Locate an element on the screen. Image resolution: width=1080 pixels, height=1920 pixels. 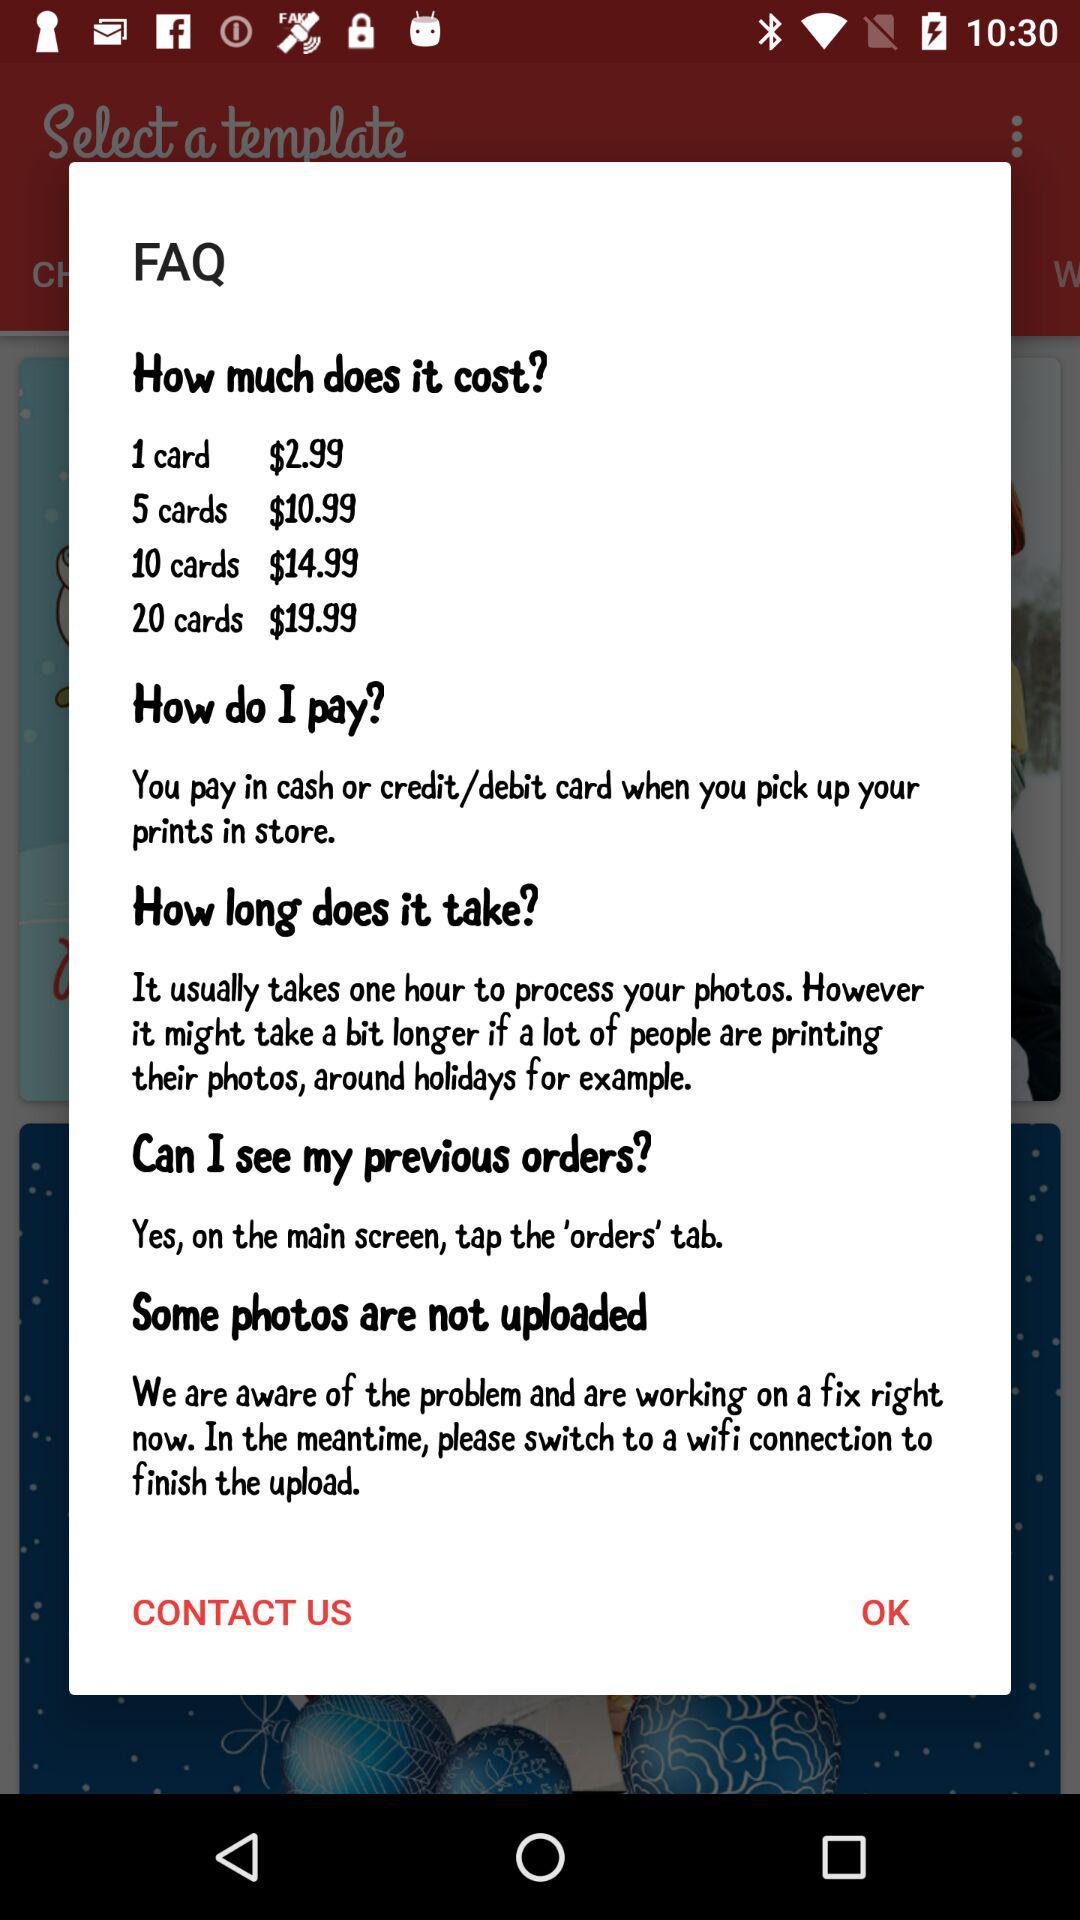
icon below the we are aware icon is located at coordinates (883, 1611).